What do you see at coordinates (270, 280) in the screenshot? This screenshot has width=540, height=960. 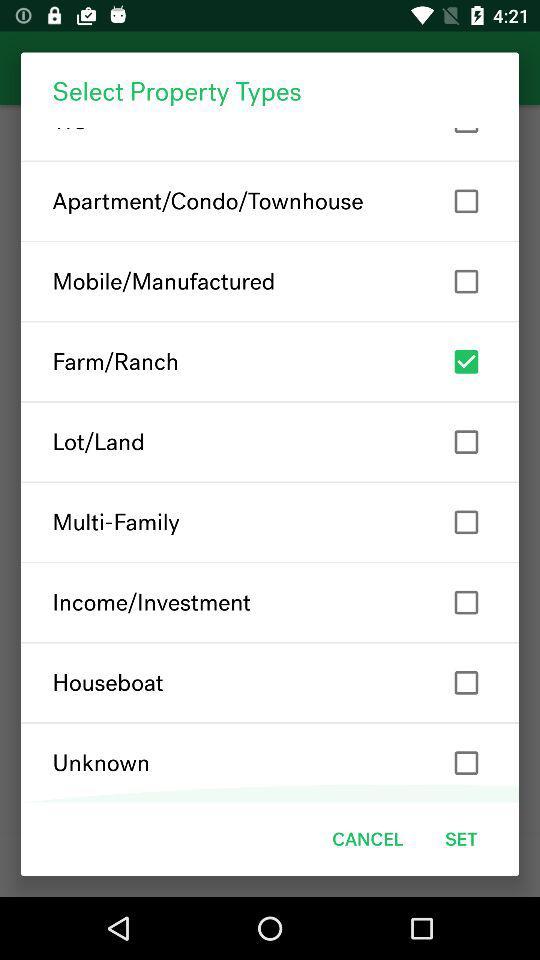 I see `the mobile/manufactured item` at bounding box center [270, 280].